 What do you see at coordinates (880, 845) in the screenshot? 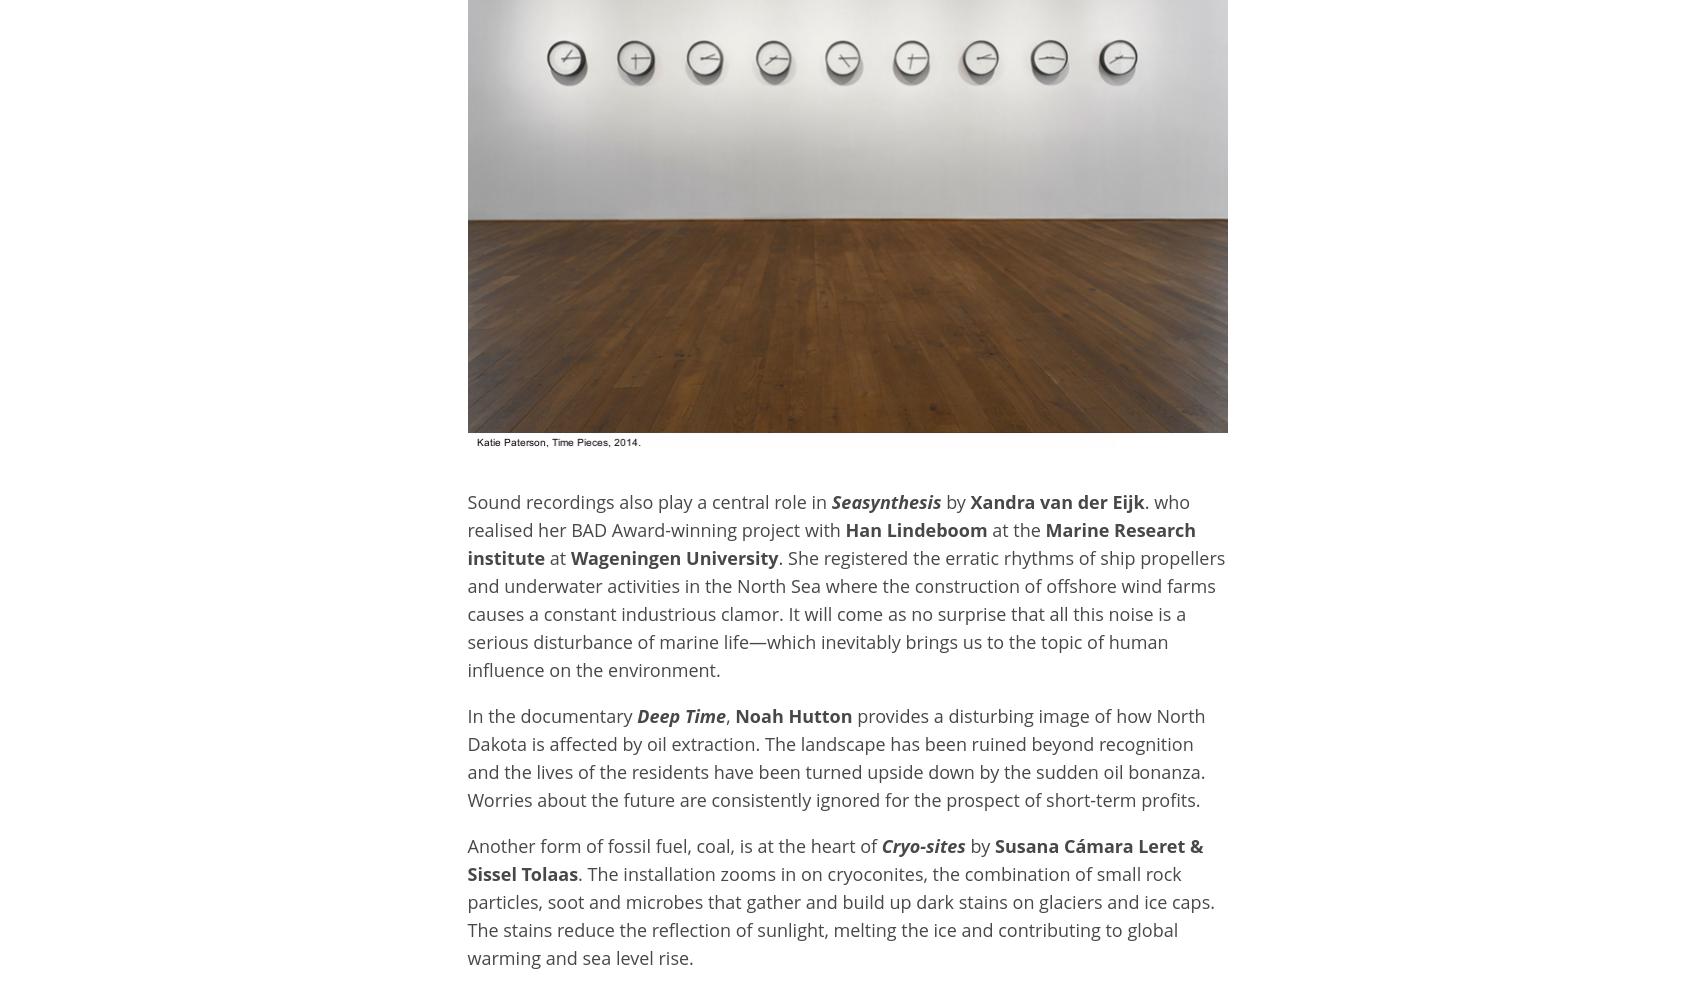
I see `'Cryo-sites'` at bounding box center [880, 845].